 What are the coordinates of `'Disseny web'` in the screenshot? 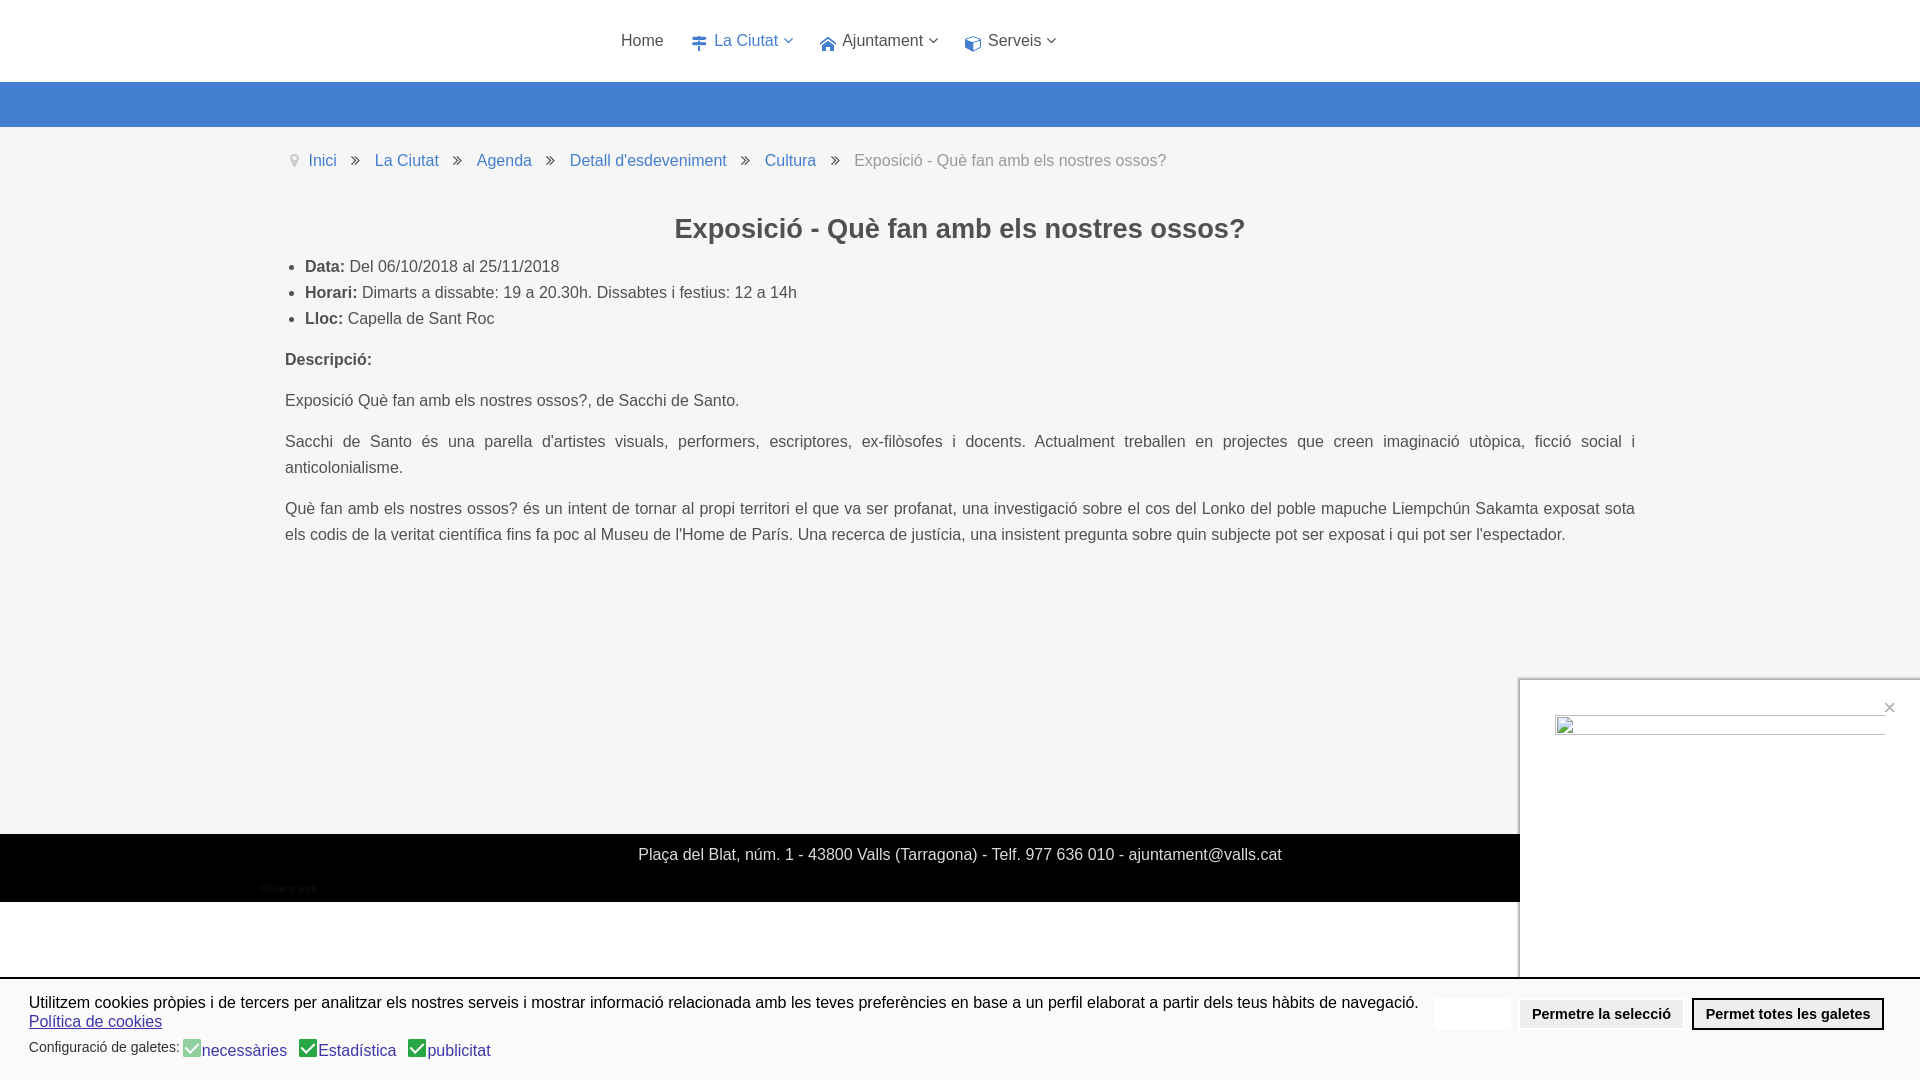 It's located at (287, 887).